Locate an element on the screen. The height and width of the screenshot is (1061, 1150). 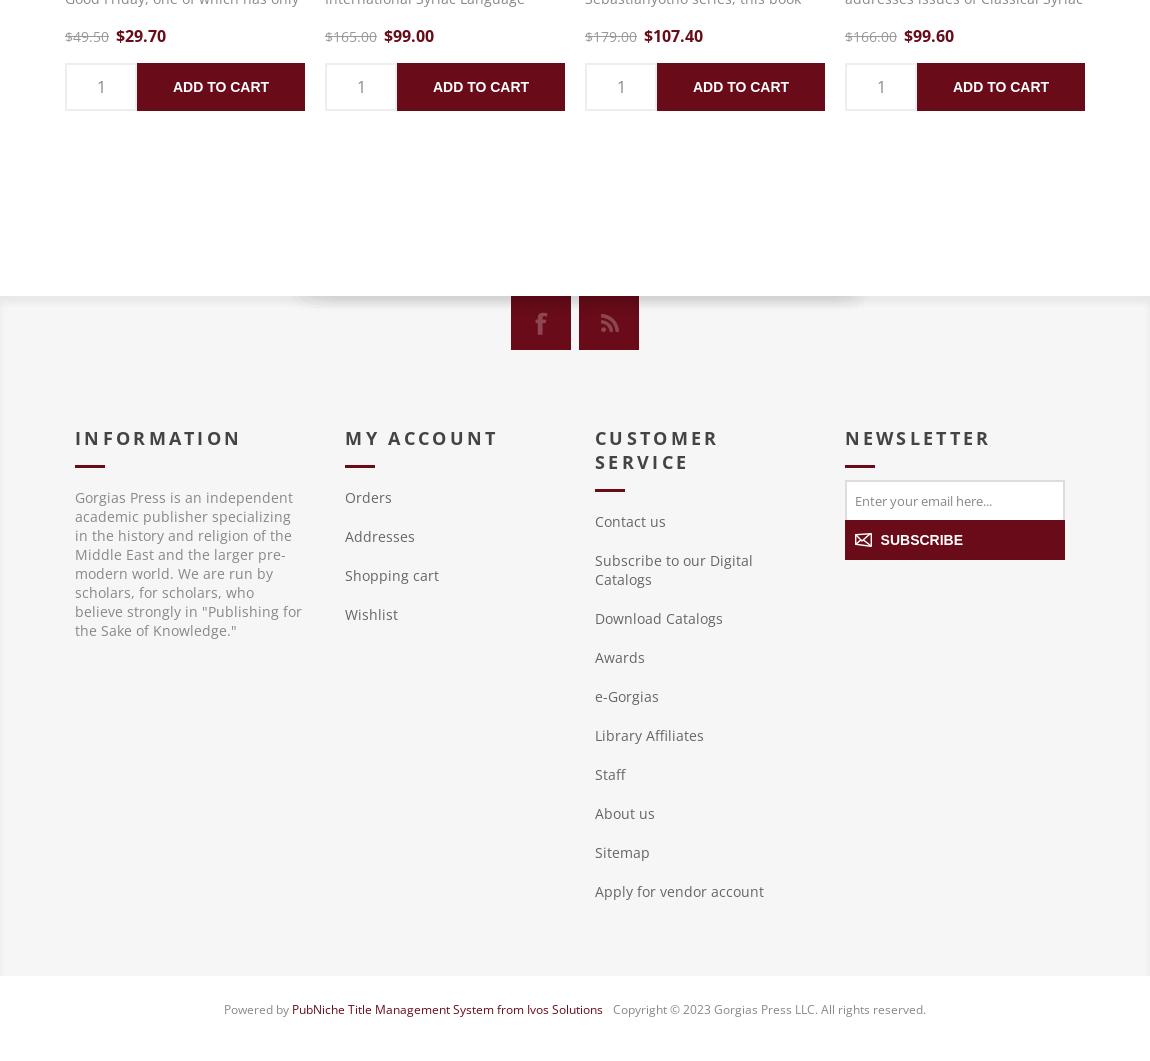
'$49.50' is located at coordinates (86, 36).